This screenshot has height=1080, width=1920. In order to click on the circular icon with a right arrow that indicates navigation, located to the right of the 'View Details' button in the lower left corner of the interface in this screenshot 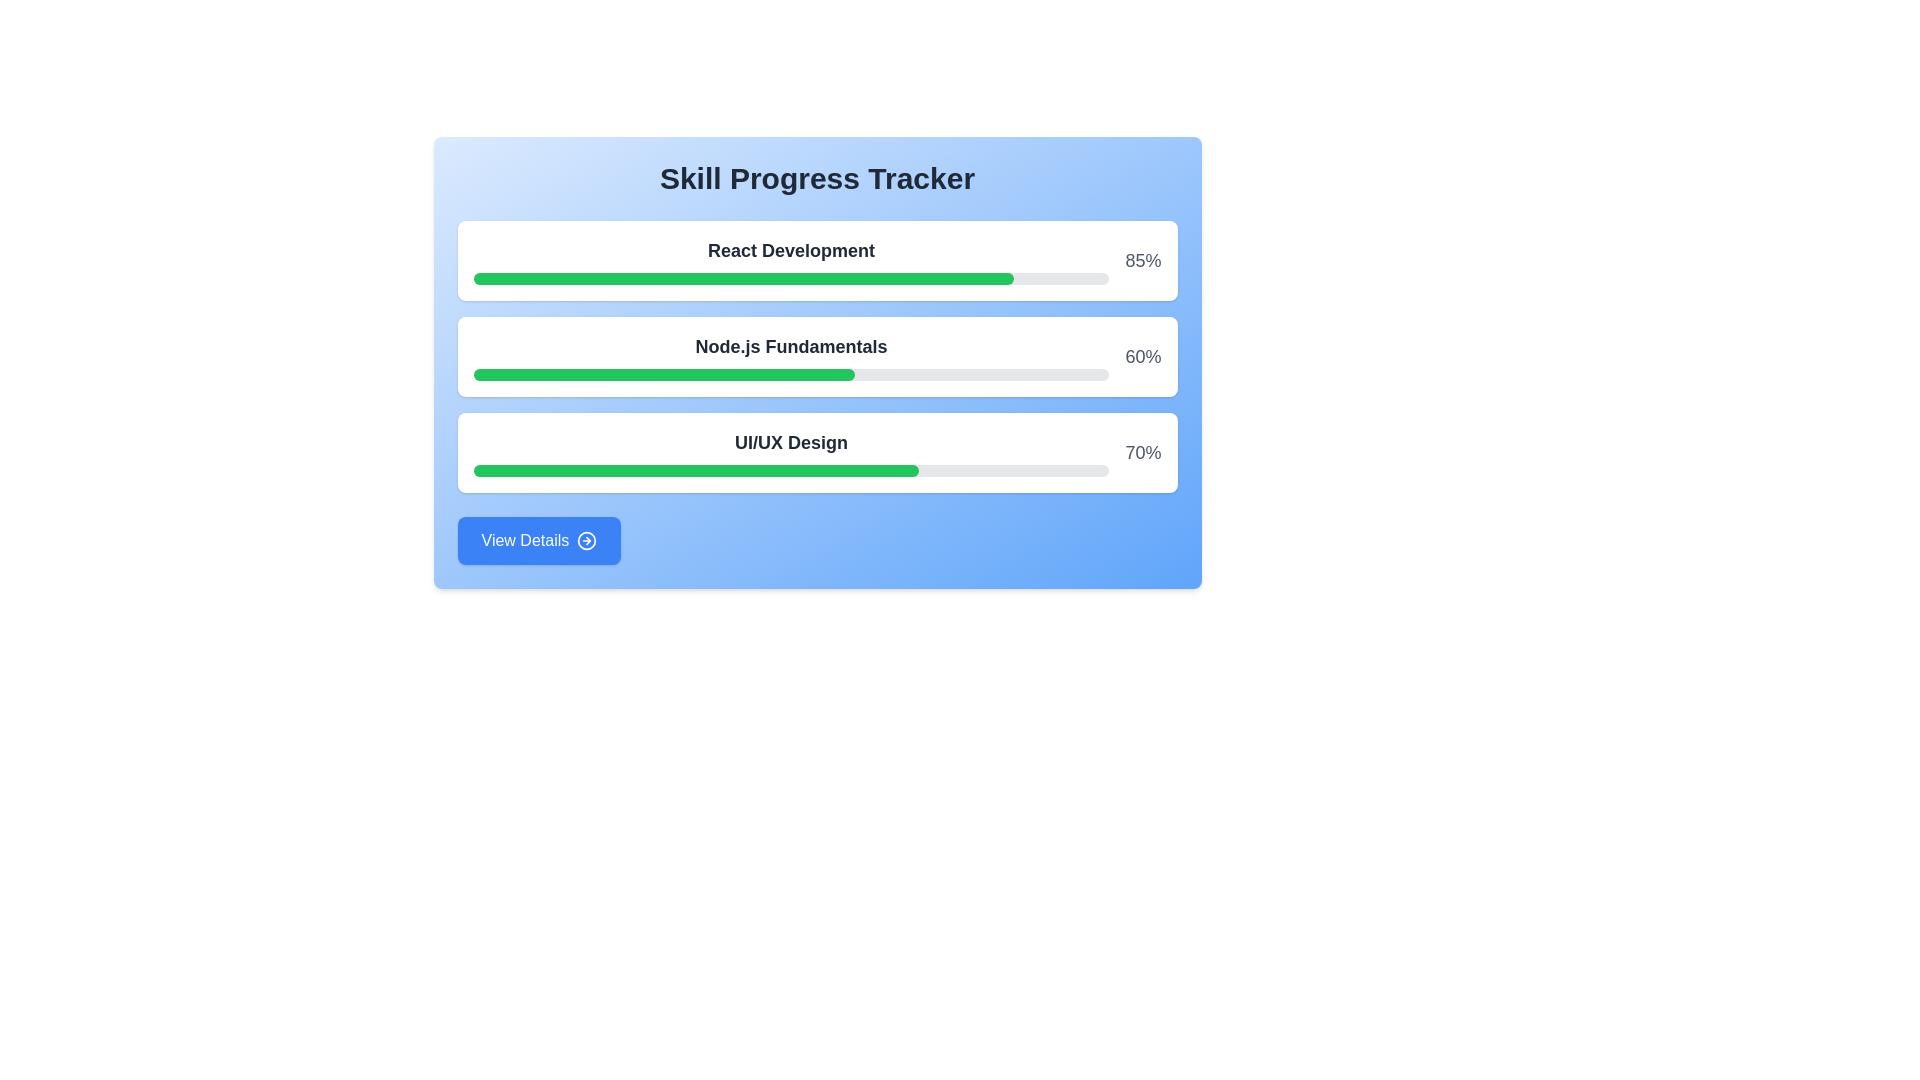, I will do `click(586, 540)`.